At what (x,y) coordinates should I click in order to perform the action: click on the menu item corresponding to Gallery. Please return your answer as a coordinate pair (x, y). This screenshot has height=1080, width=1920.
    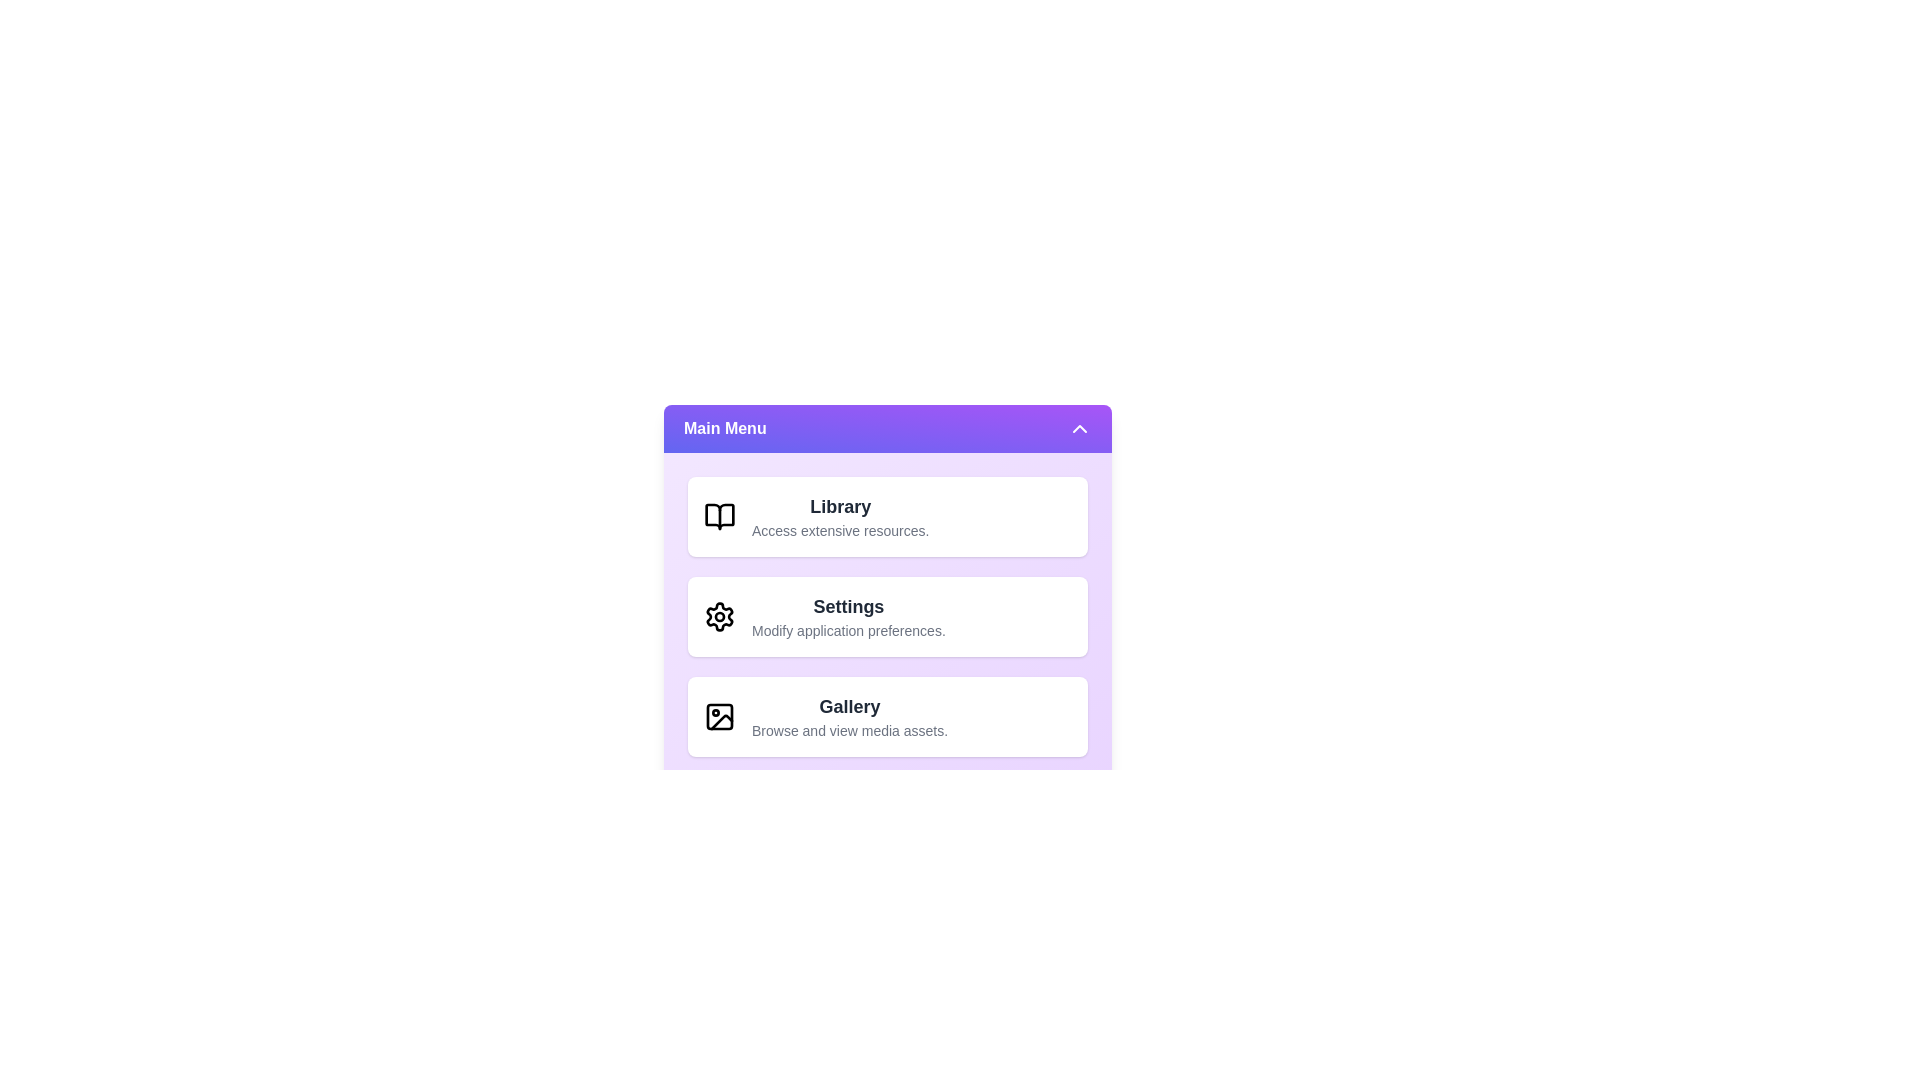
    Looking at the image, I should click on (887, 716).